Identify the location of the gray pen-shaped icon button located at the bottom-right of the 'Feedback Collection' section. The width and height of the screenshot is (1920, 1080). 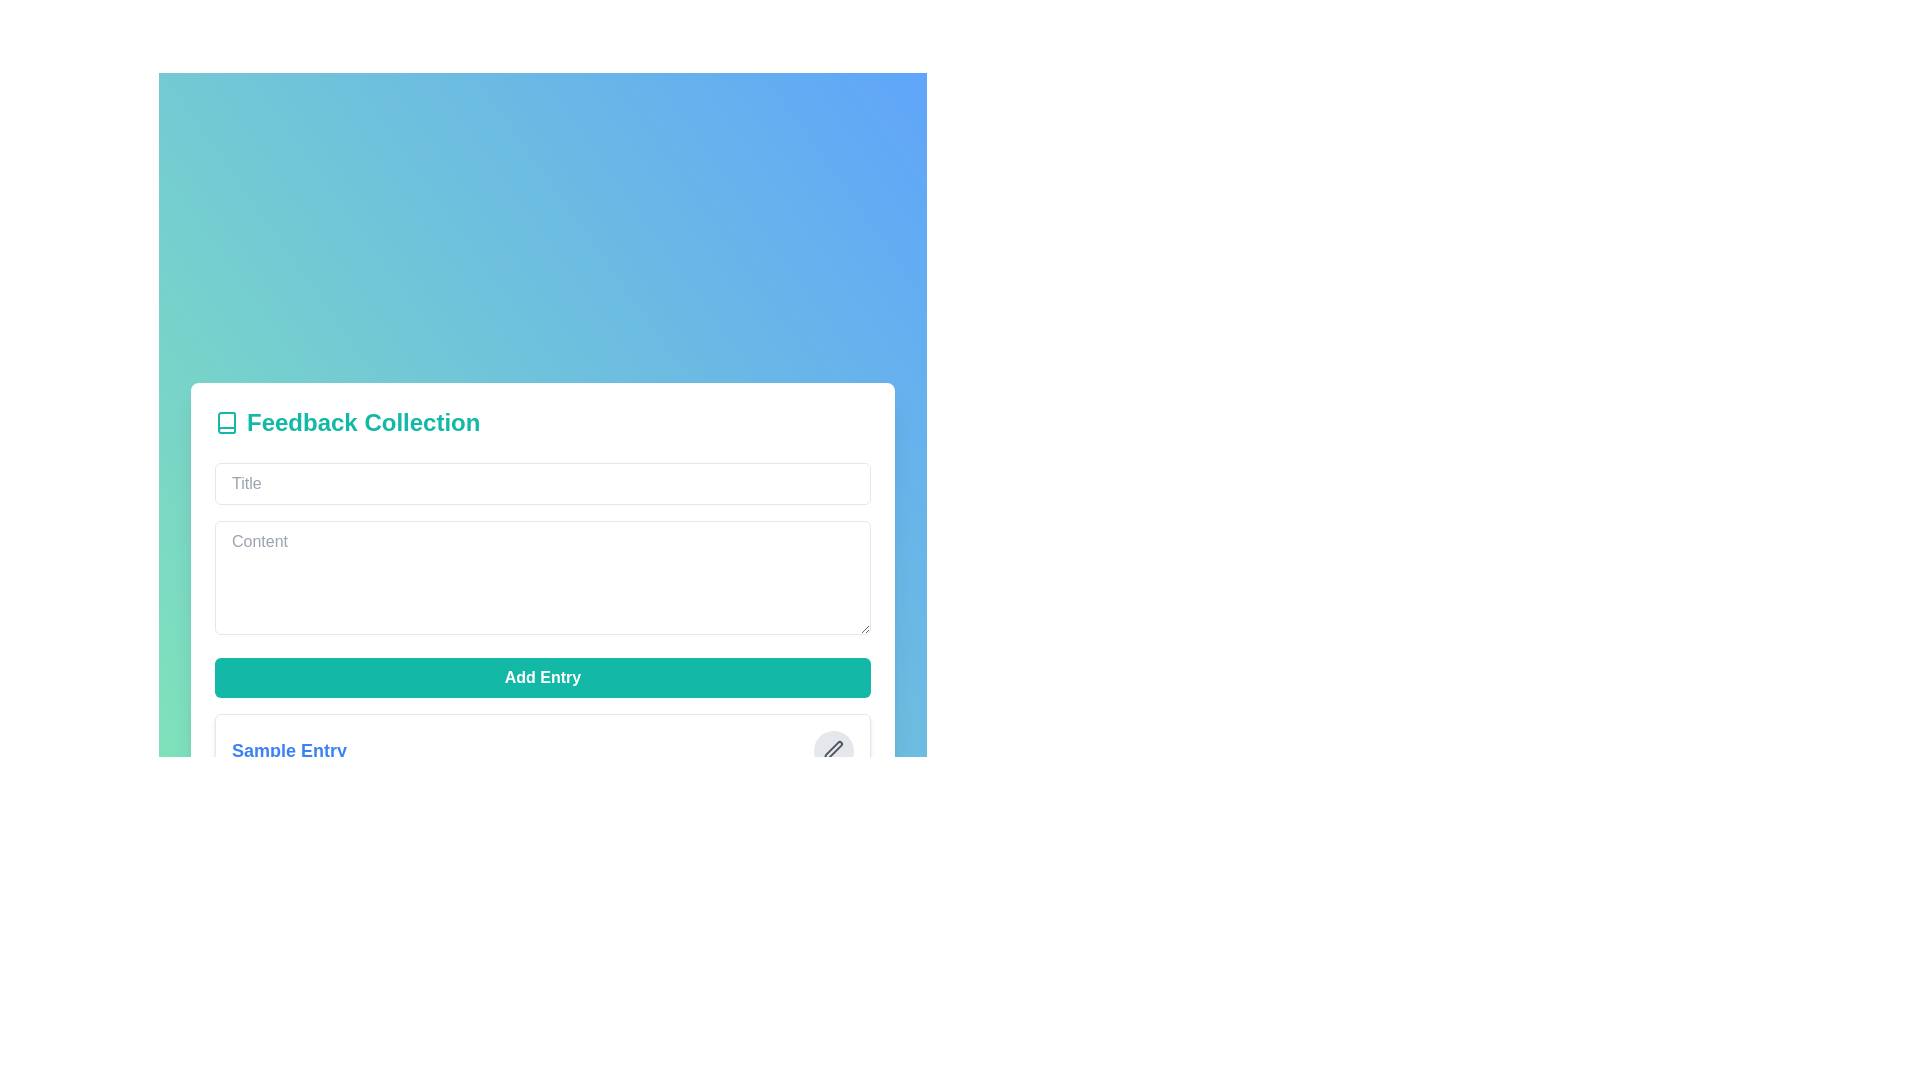
(834, 750).